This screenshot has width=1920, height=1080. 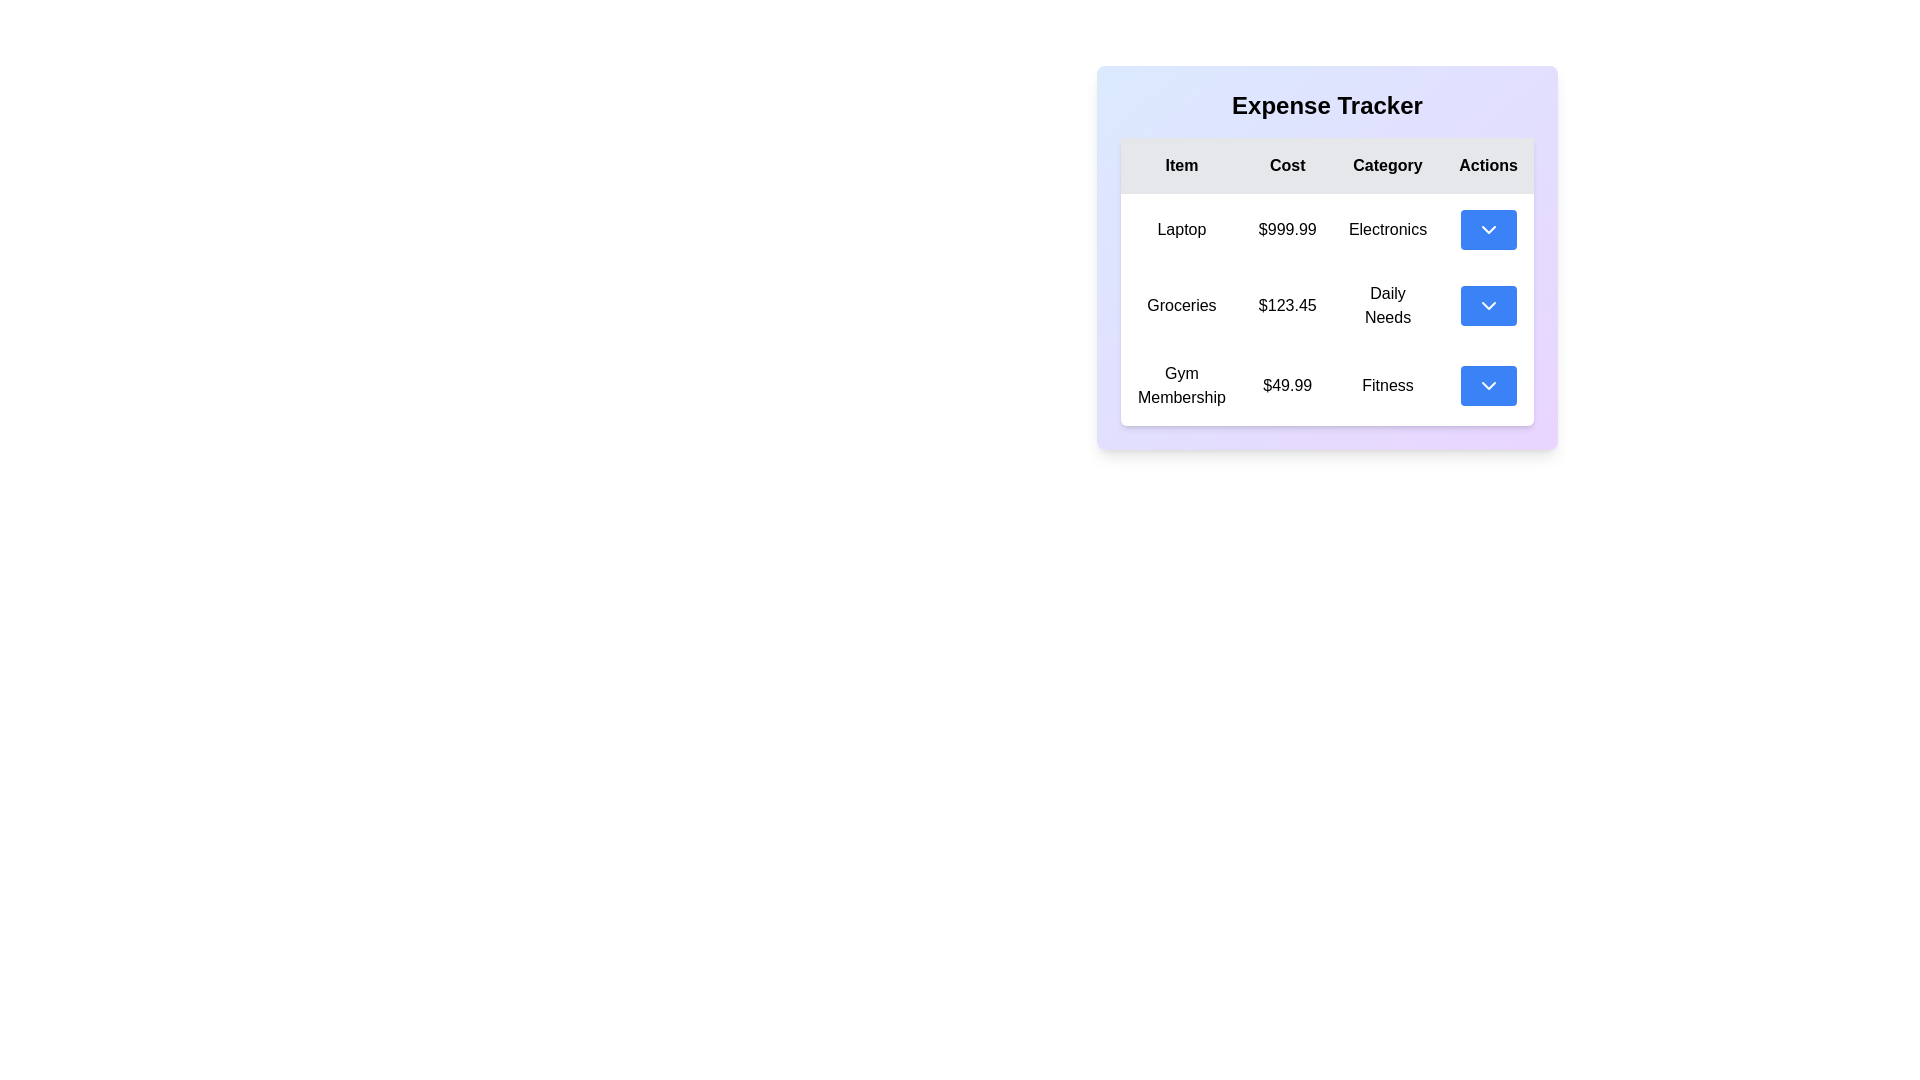 I want to click on the Icon (Chevron Down) in the 'Actions' column of the second row in the 'Expense Tracker' table, so click(x=1488, y=305).